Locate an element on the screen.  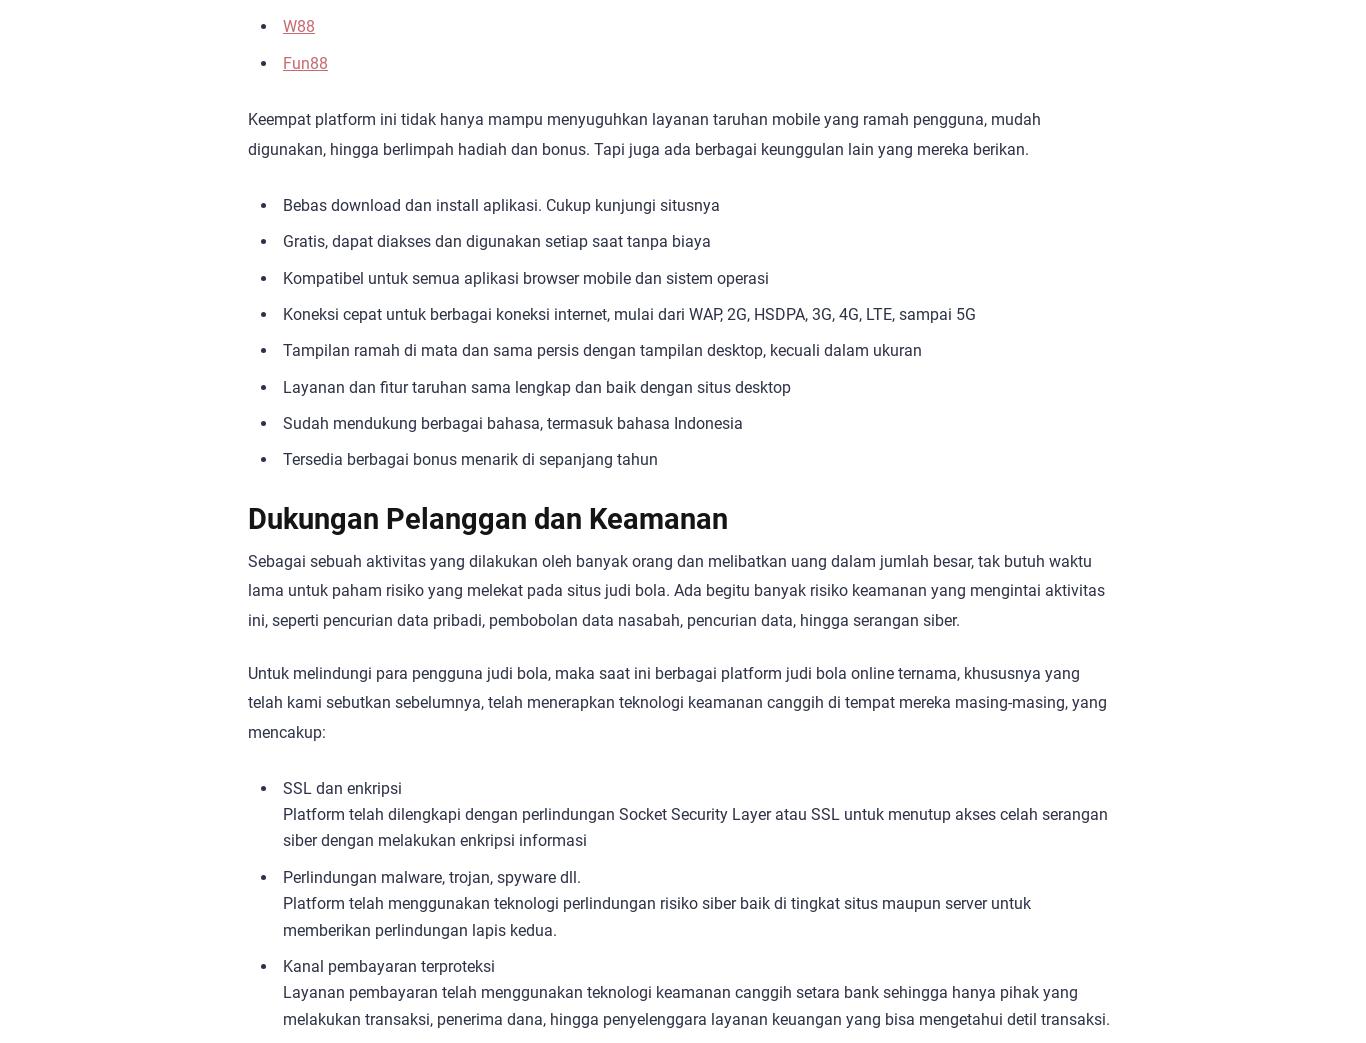
'Gratis, dapat diakses dan digunakan setiap saat tanpa biaya' is located at coordinates (496, 241).